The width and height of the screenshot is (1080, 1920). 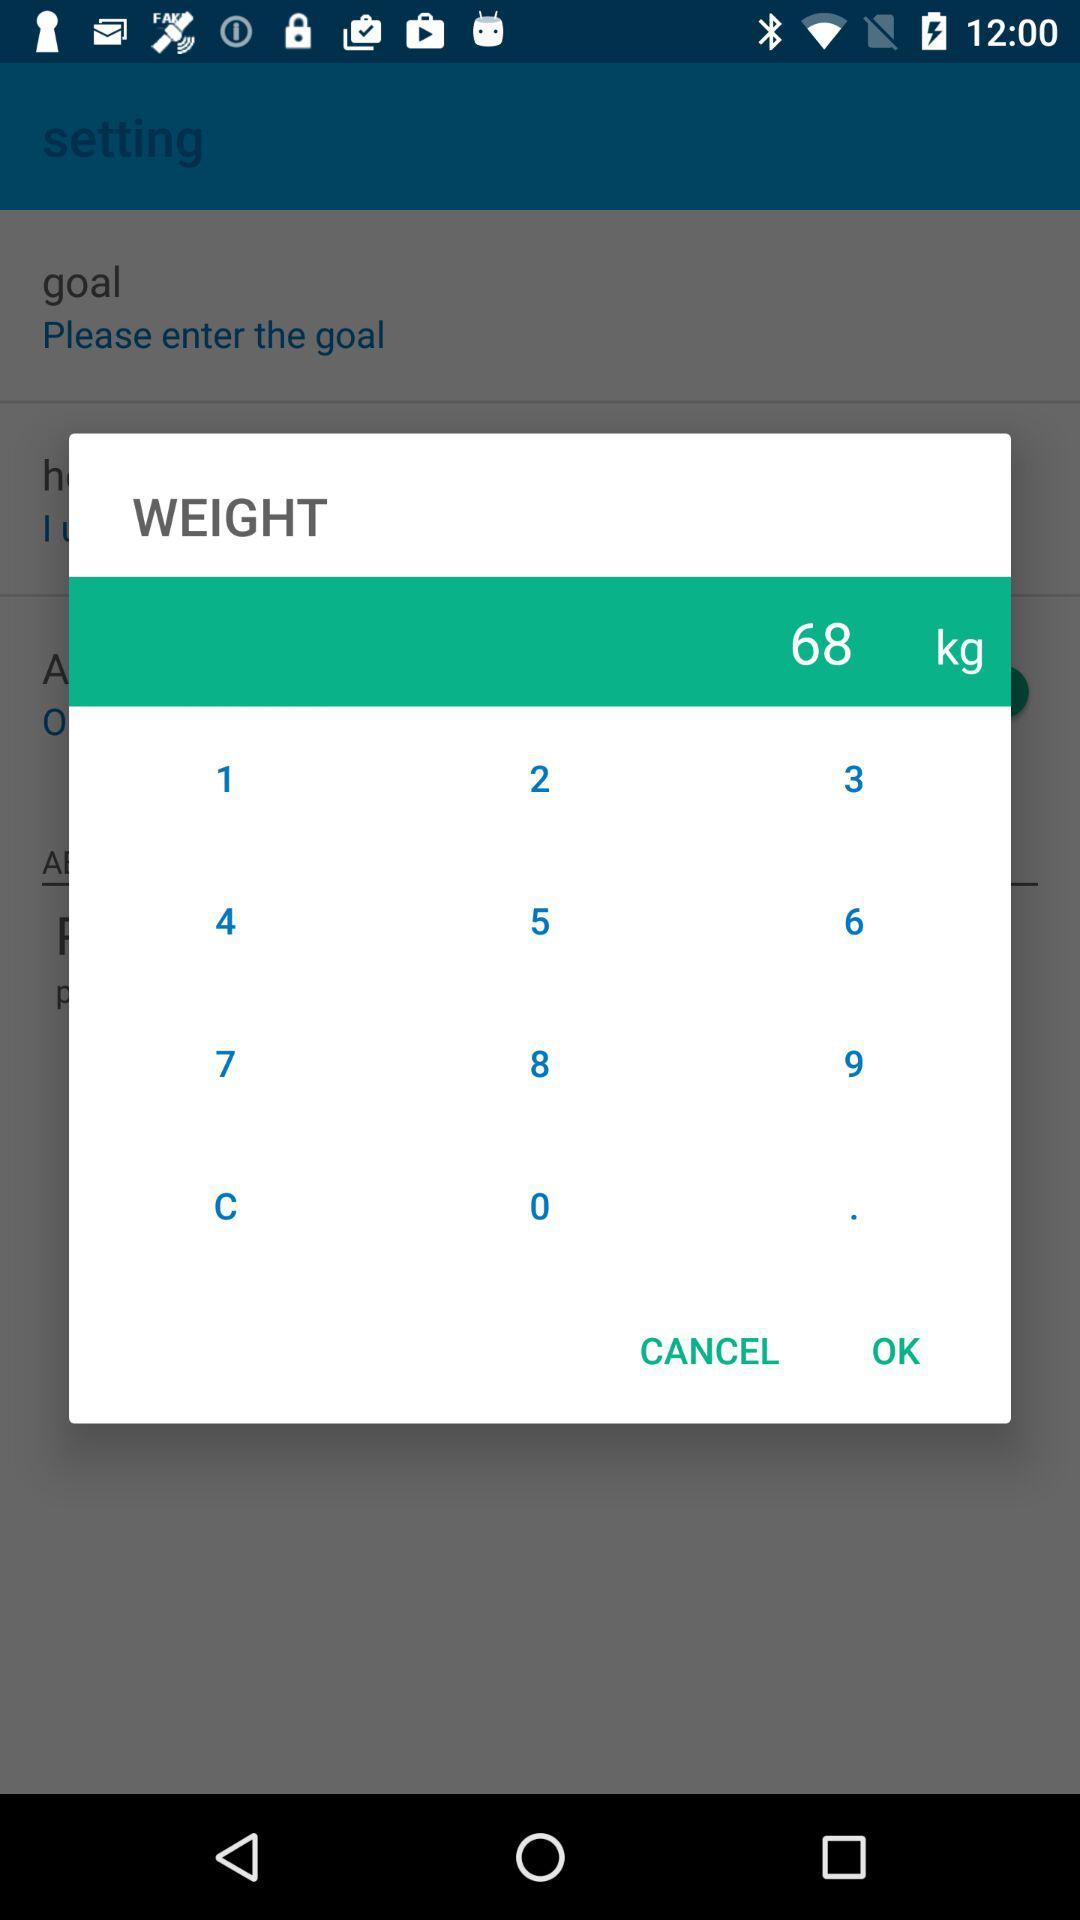 What do you see at coordinates (540, 1061) in the screenshot?
I see `item to the right of the 4` at bounding box center [540, 1061].